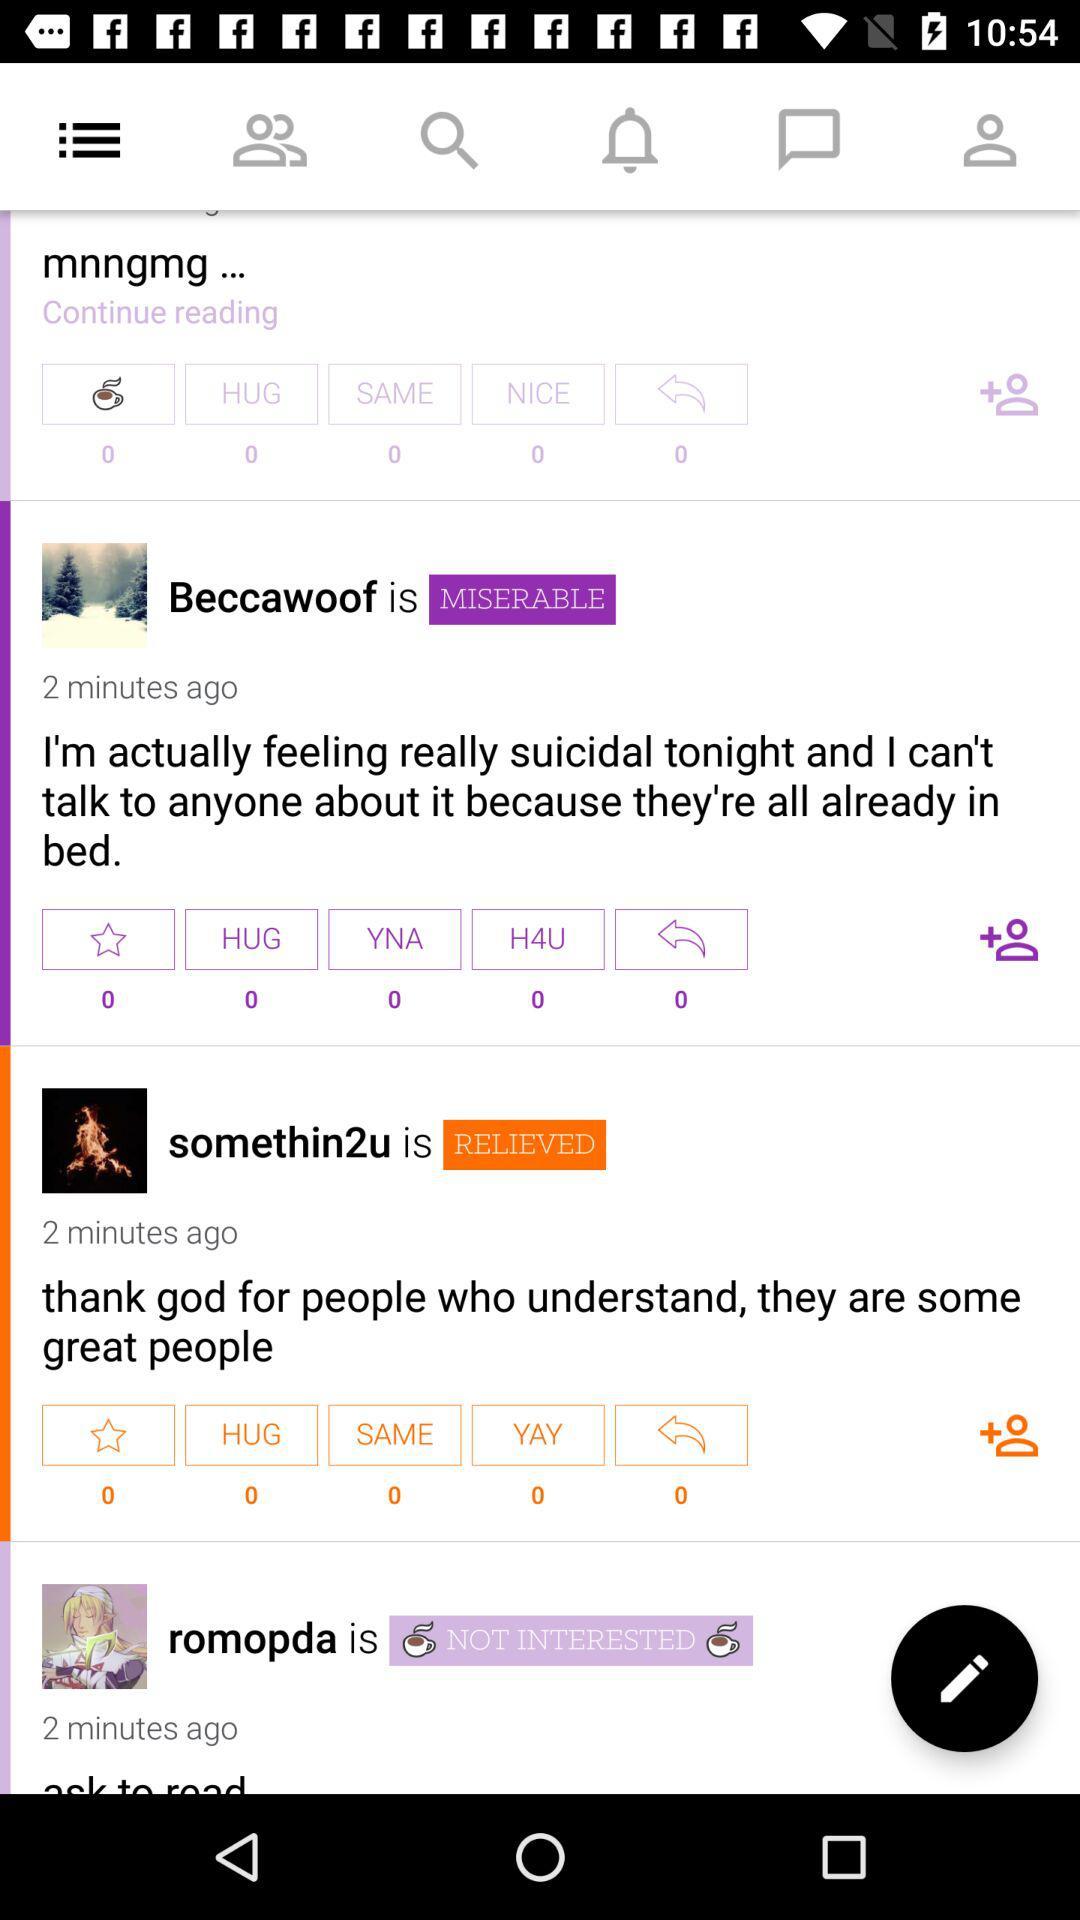 The image size is (1080, 1920). Describe the element at coordinates (108, 938) in the screenshot. I see `as a favorite` at that location.